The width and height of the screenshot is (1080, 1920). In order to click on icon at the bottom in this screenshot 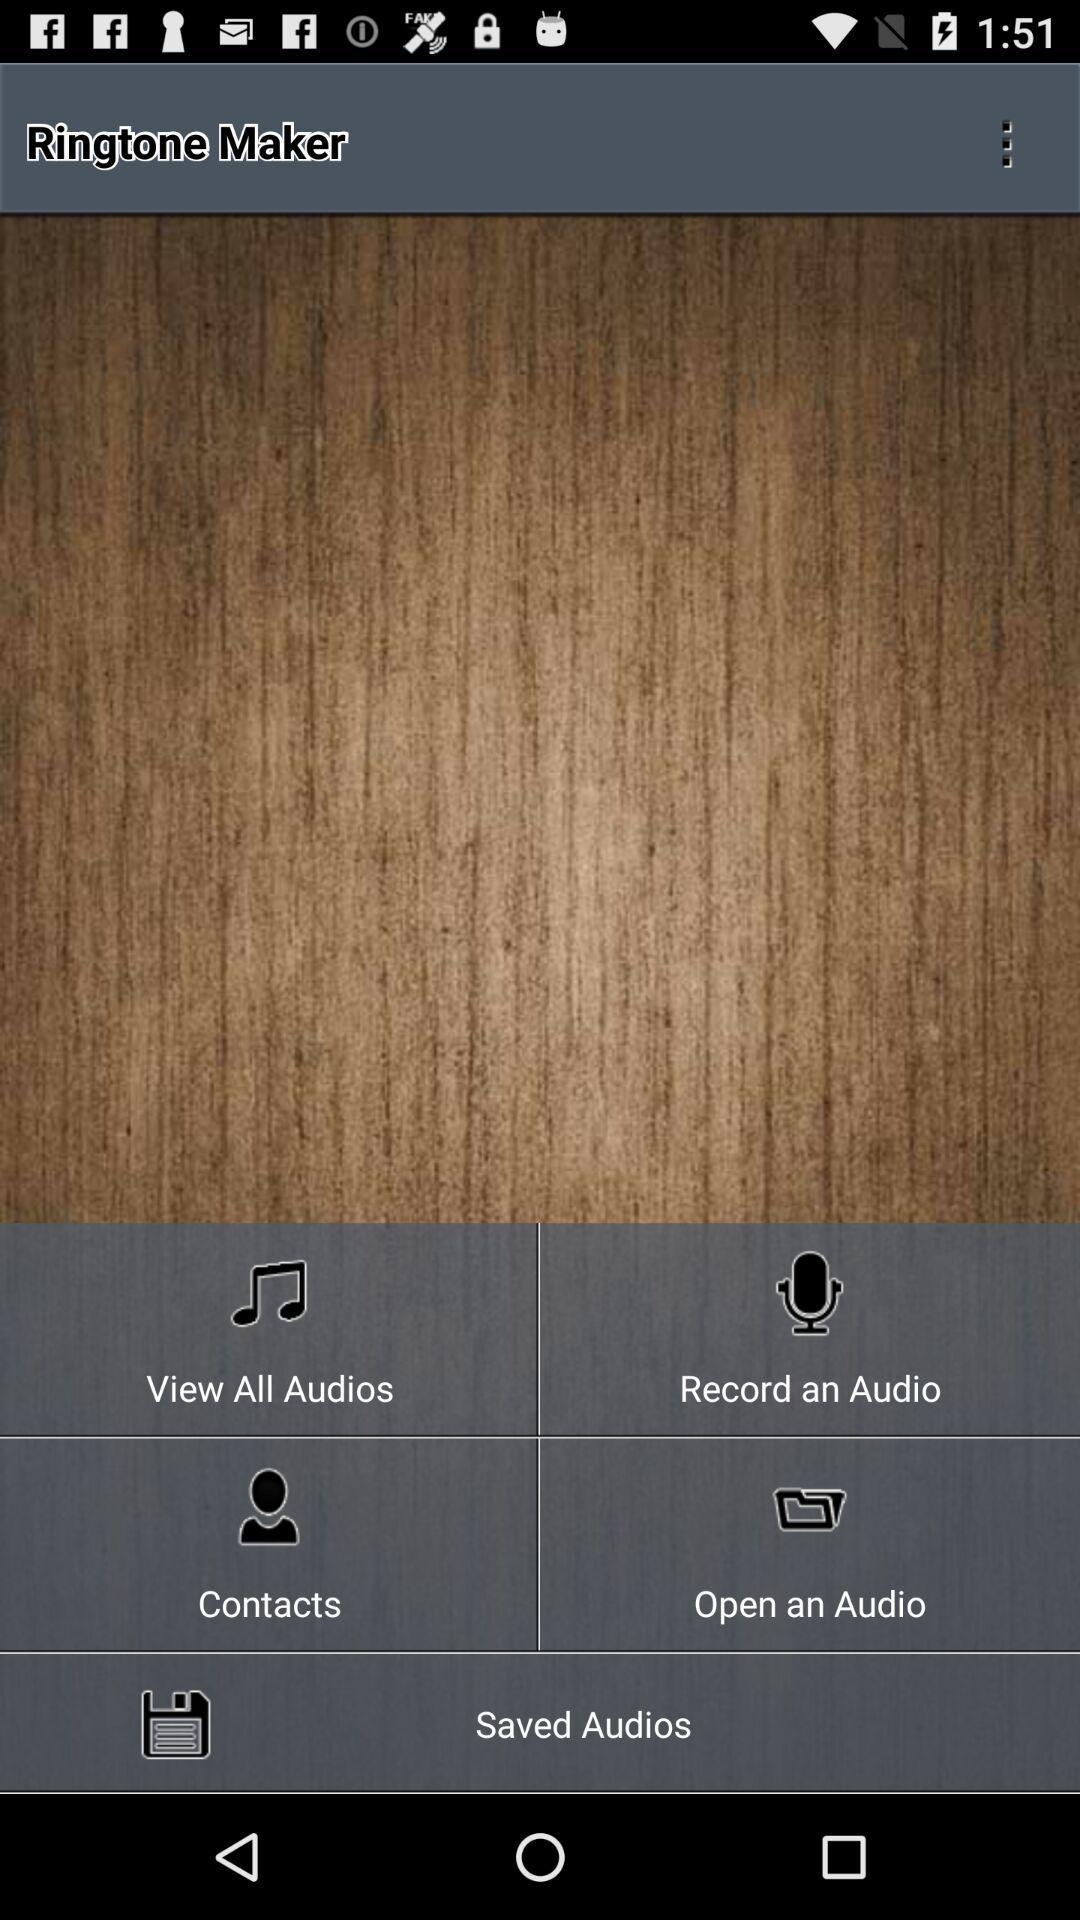, I will do `click(540, 1722)`.